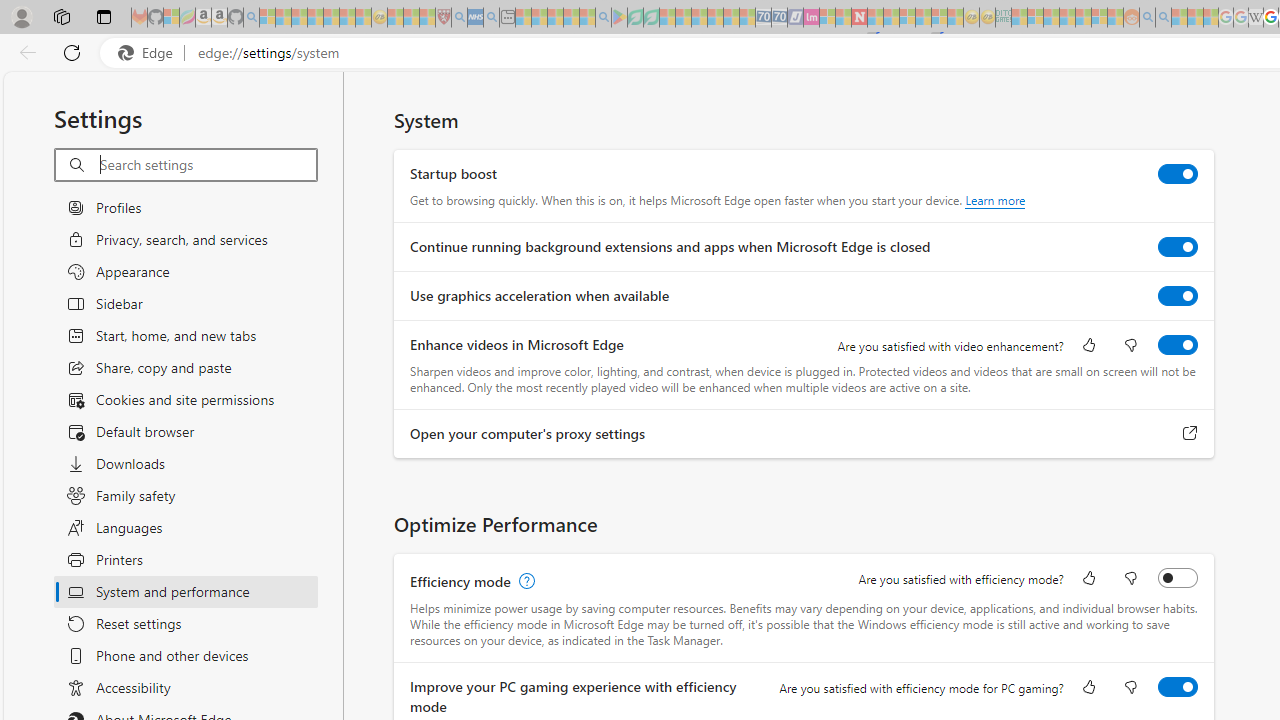 The width and height of the screenshot is (1280, 720). I want to click on 'Latest Politics News & Archive | Newsweek.com - Sleeping', so click(859, 17).